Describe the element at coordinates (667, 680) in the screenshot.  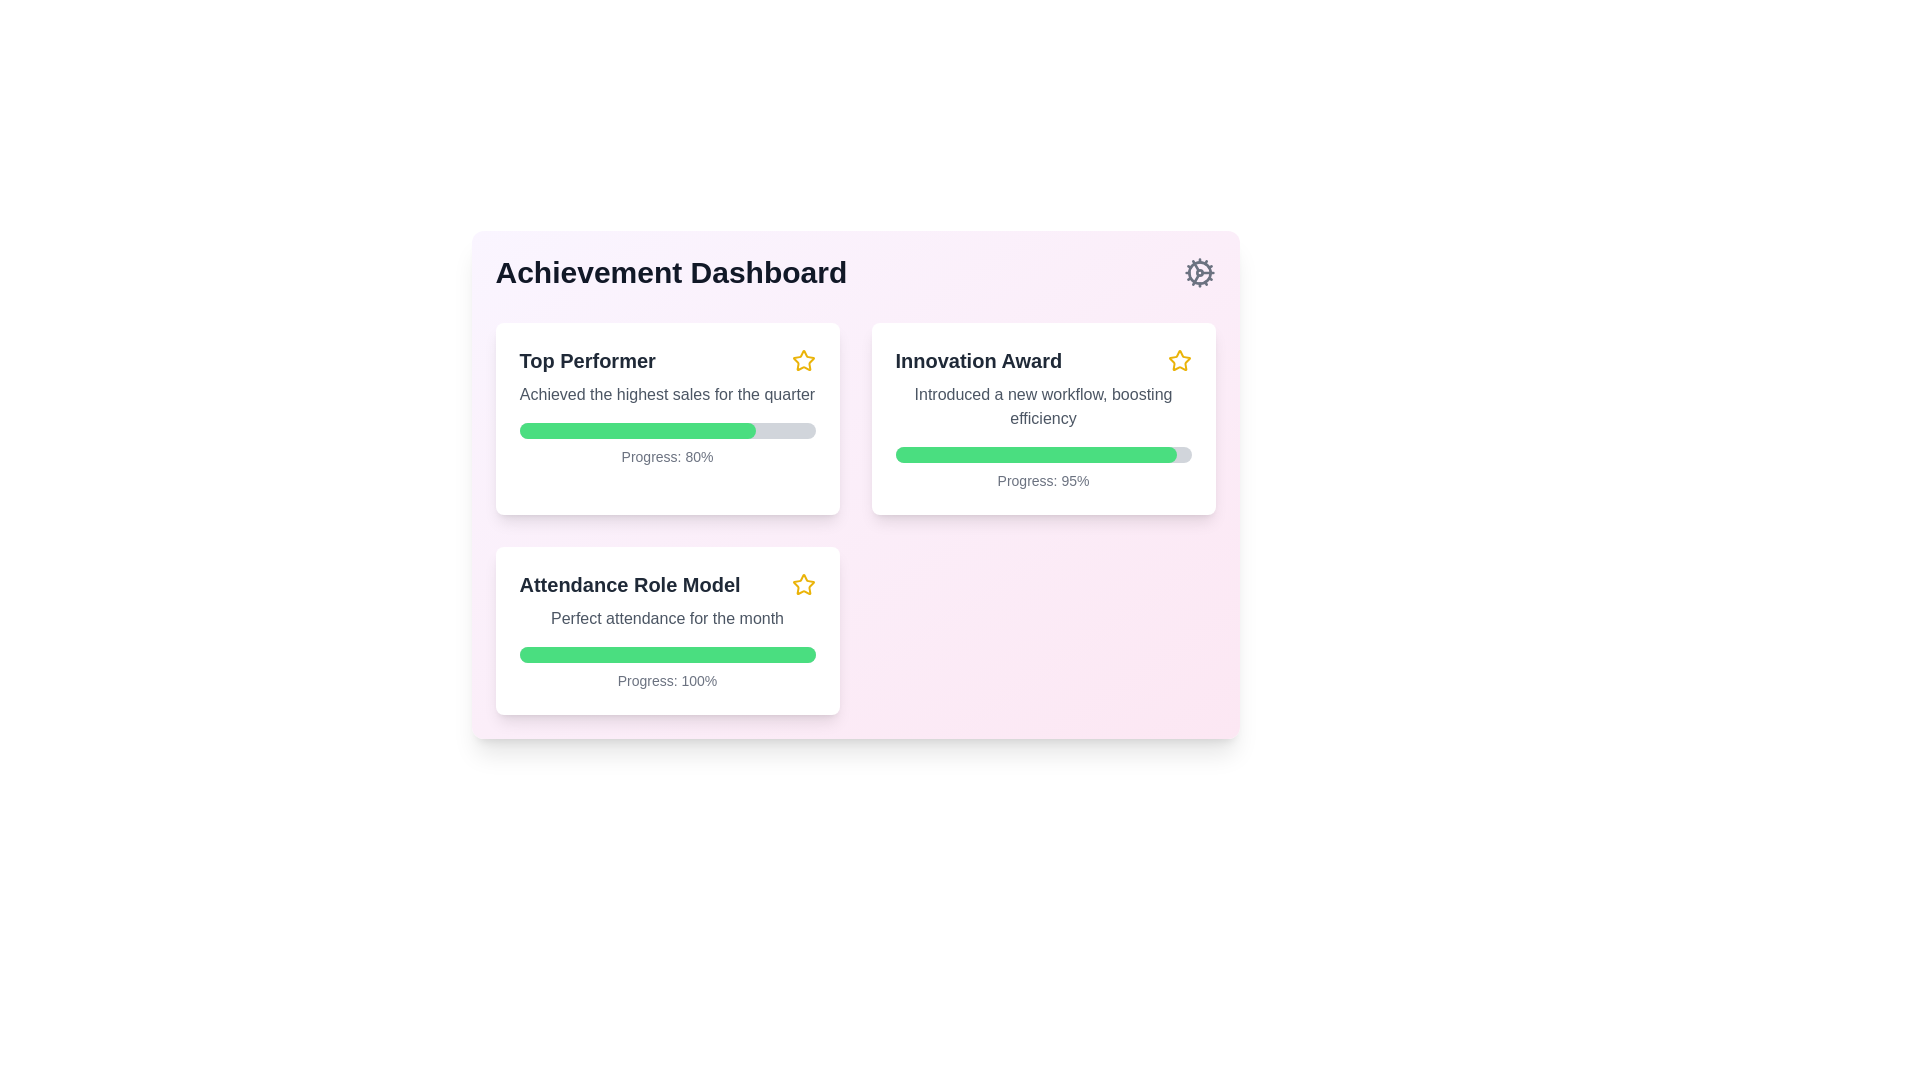
I see `the textual indicator that reads 'Progress: 100%', which is located below the green progress bar within the 'Attendance Role Model' card` at that location.